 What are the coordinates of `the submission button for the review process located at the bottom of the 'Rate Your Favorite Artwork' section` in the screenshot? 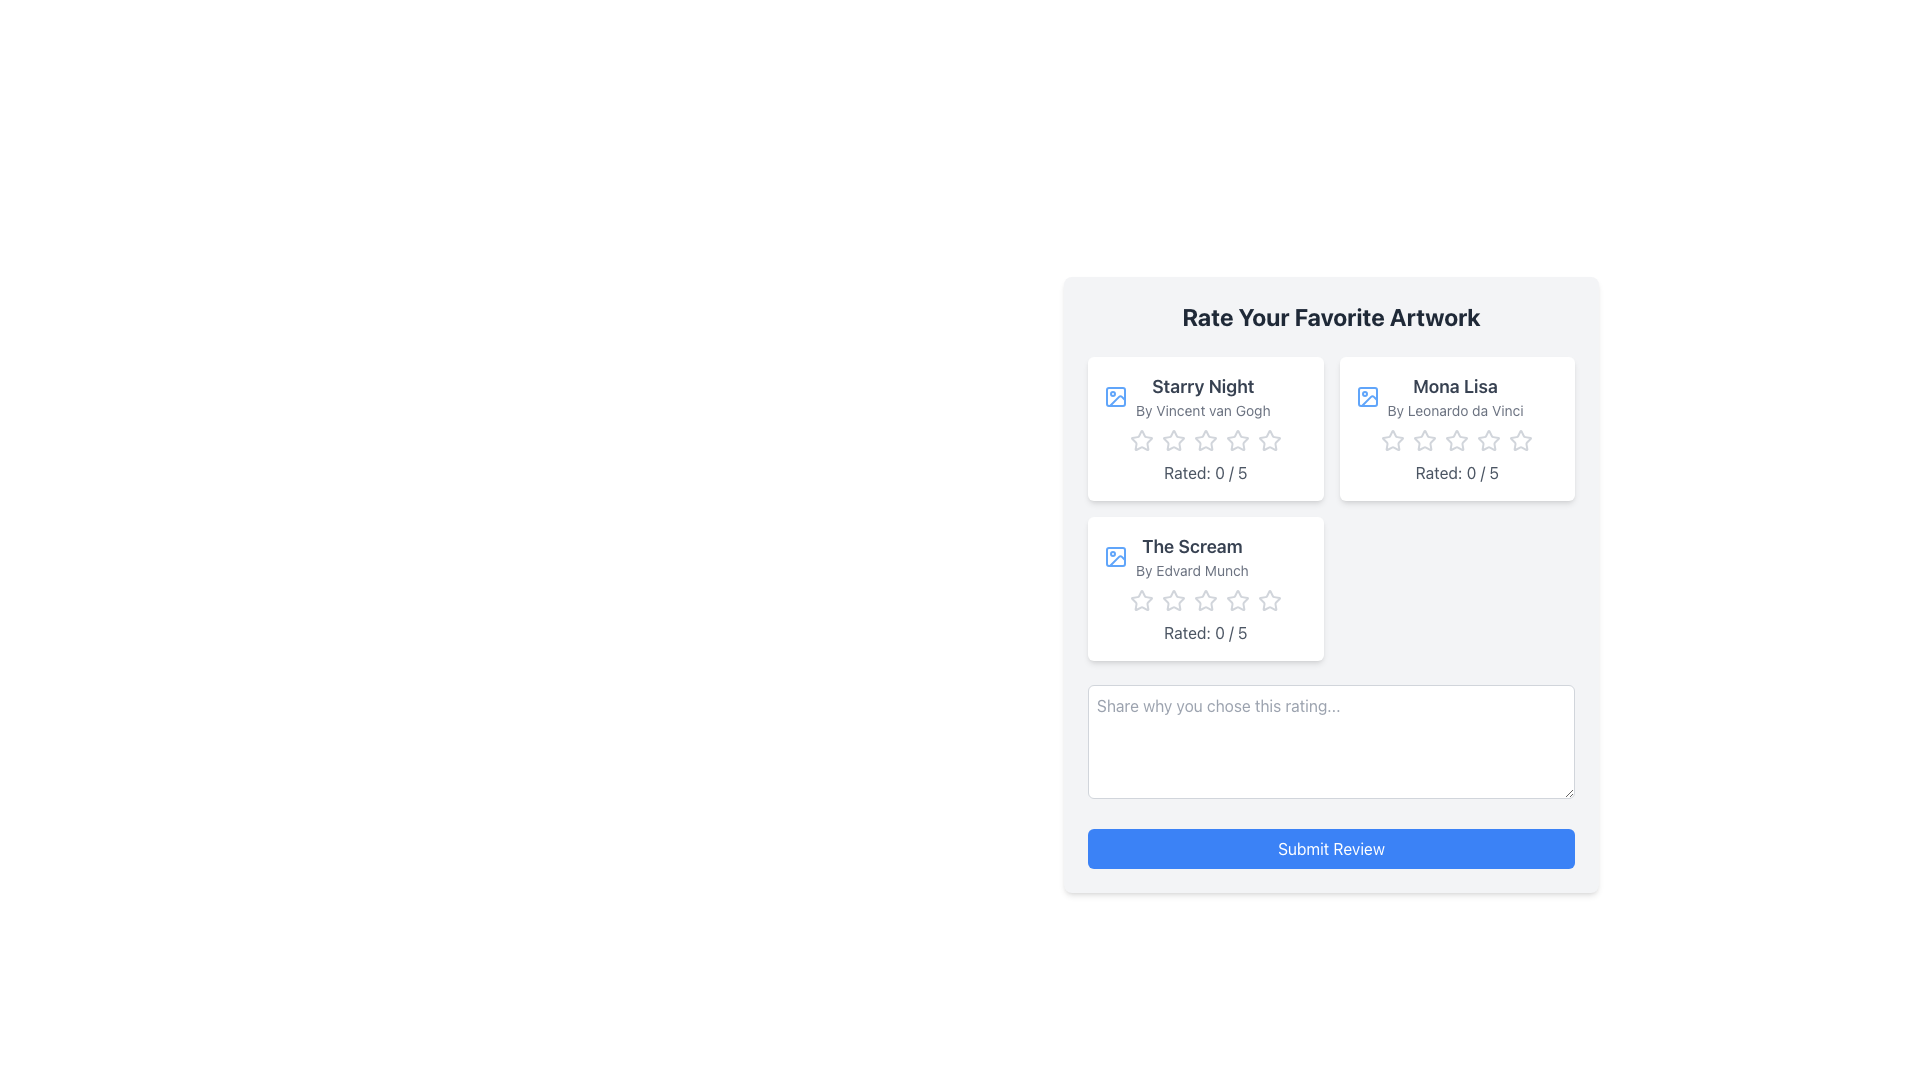 It's located at (1331, 848).